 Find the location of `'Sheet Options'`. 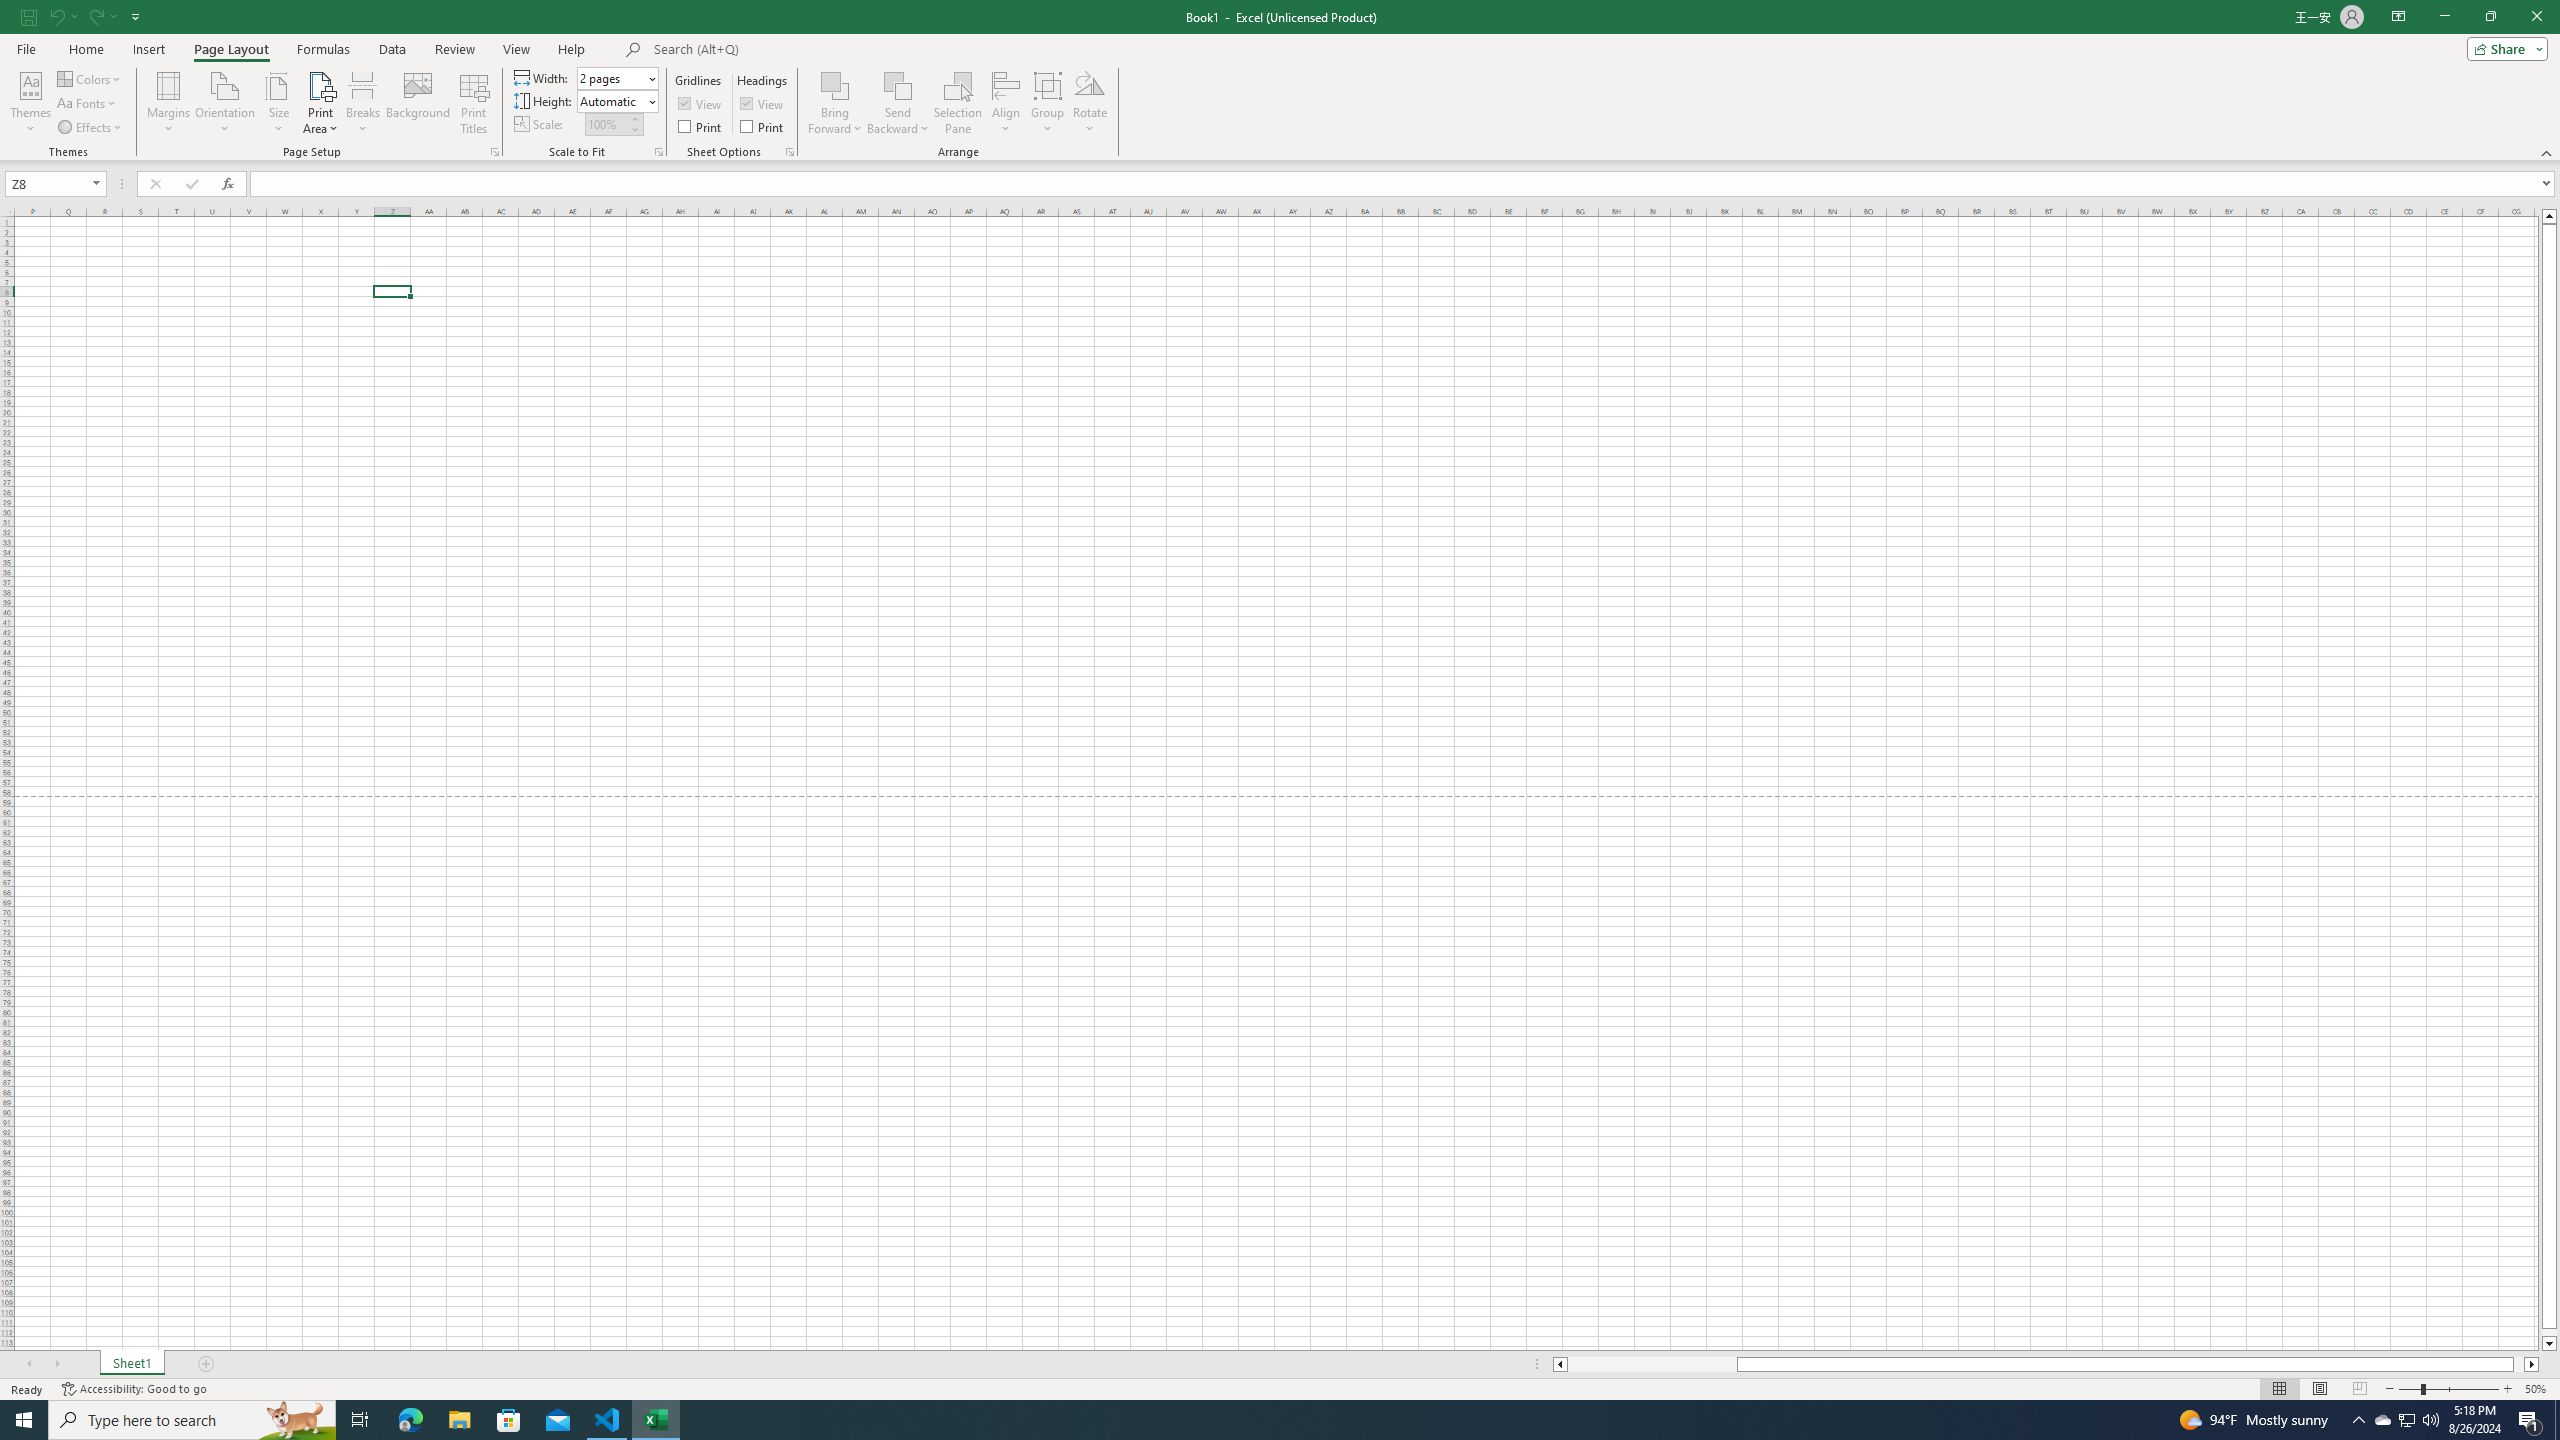

'Sheet Options' is located at coordinates (788, 150).